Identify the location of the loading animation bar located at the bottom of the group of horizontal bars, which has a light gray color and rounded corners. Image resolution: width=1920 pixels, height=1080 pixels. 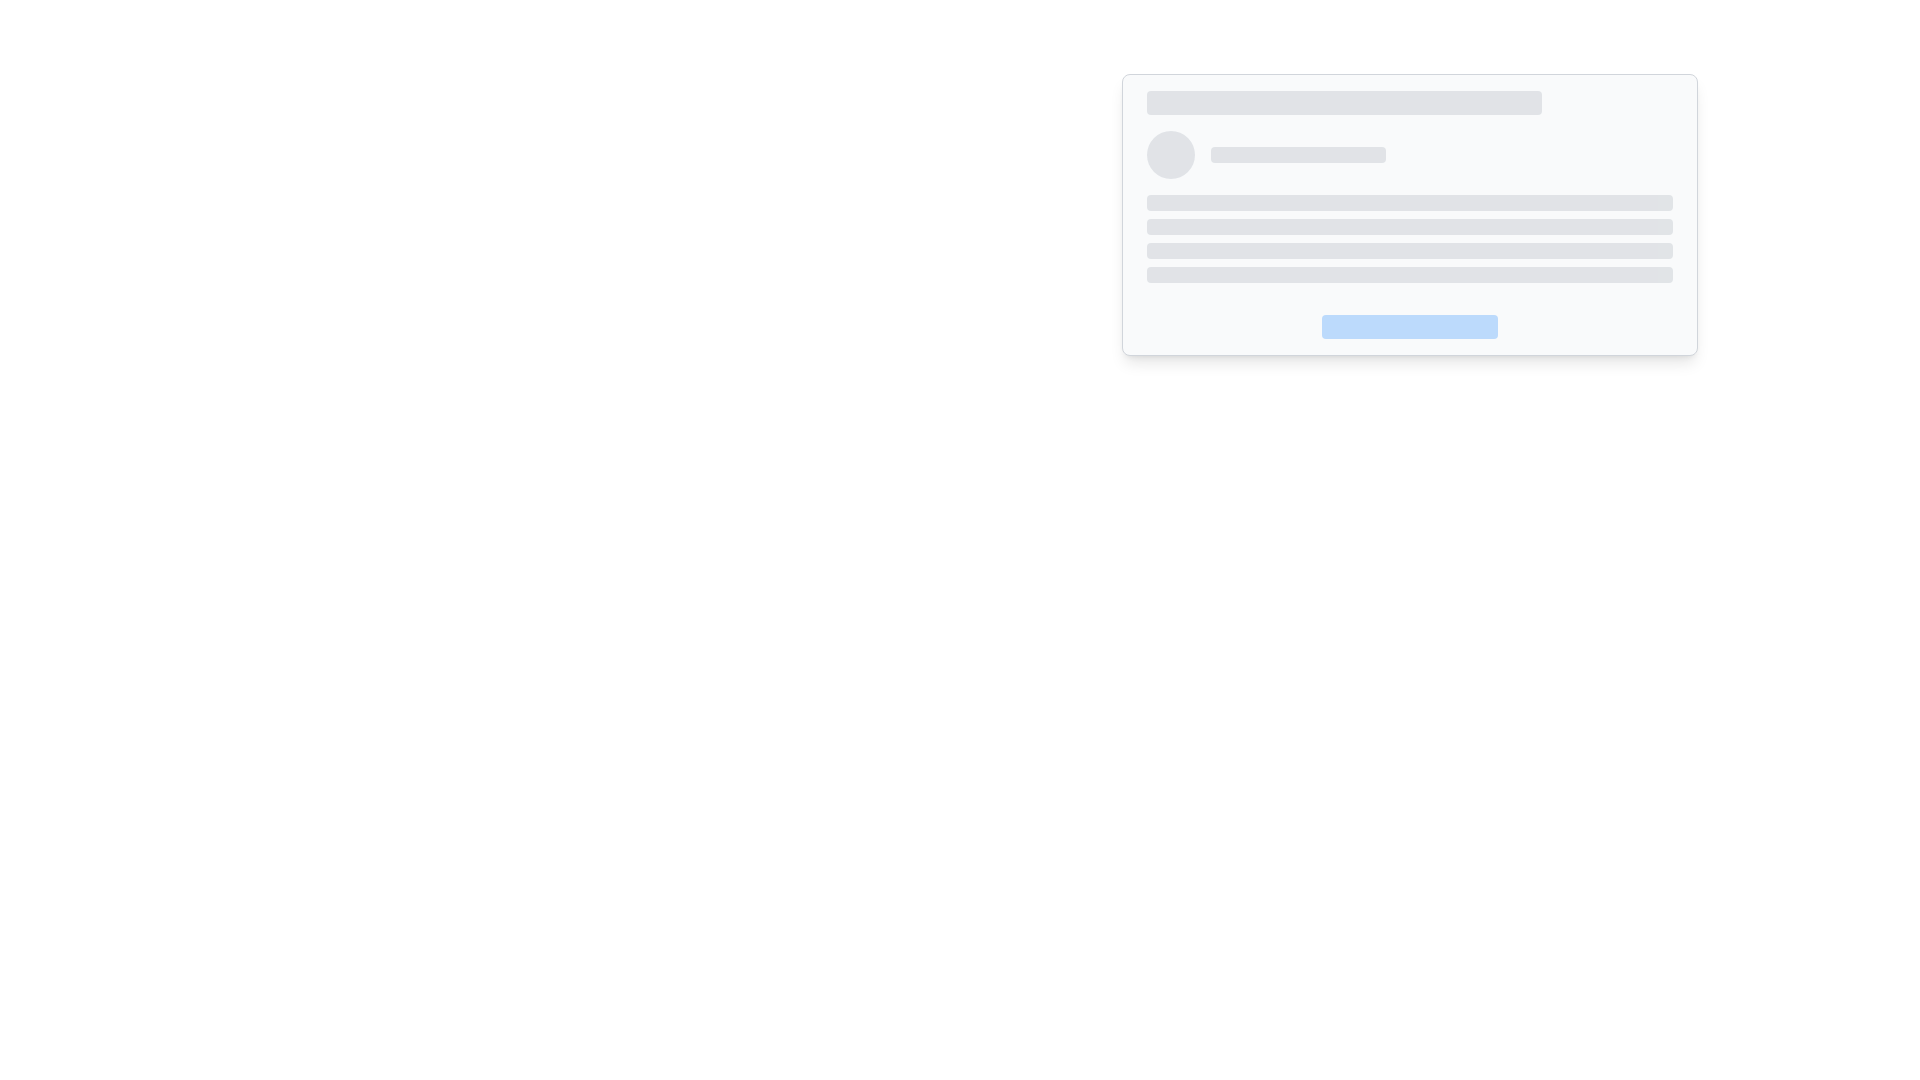
(1409, 274).